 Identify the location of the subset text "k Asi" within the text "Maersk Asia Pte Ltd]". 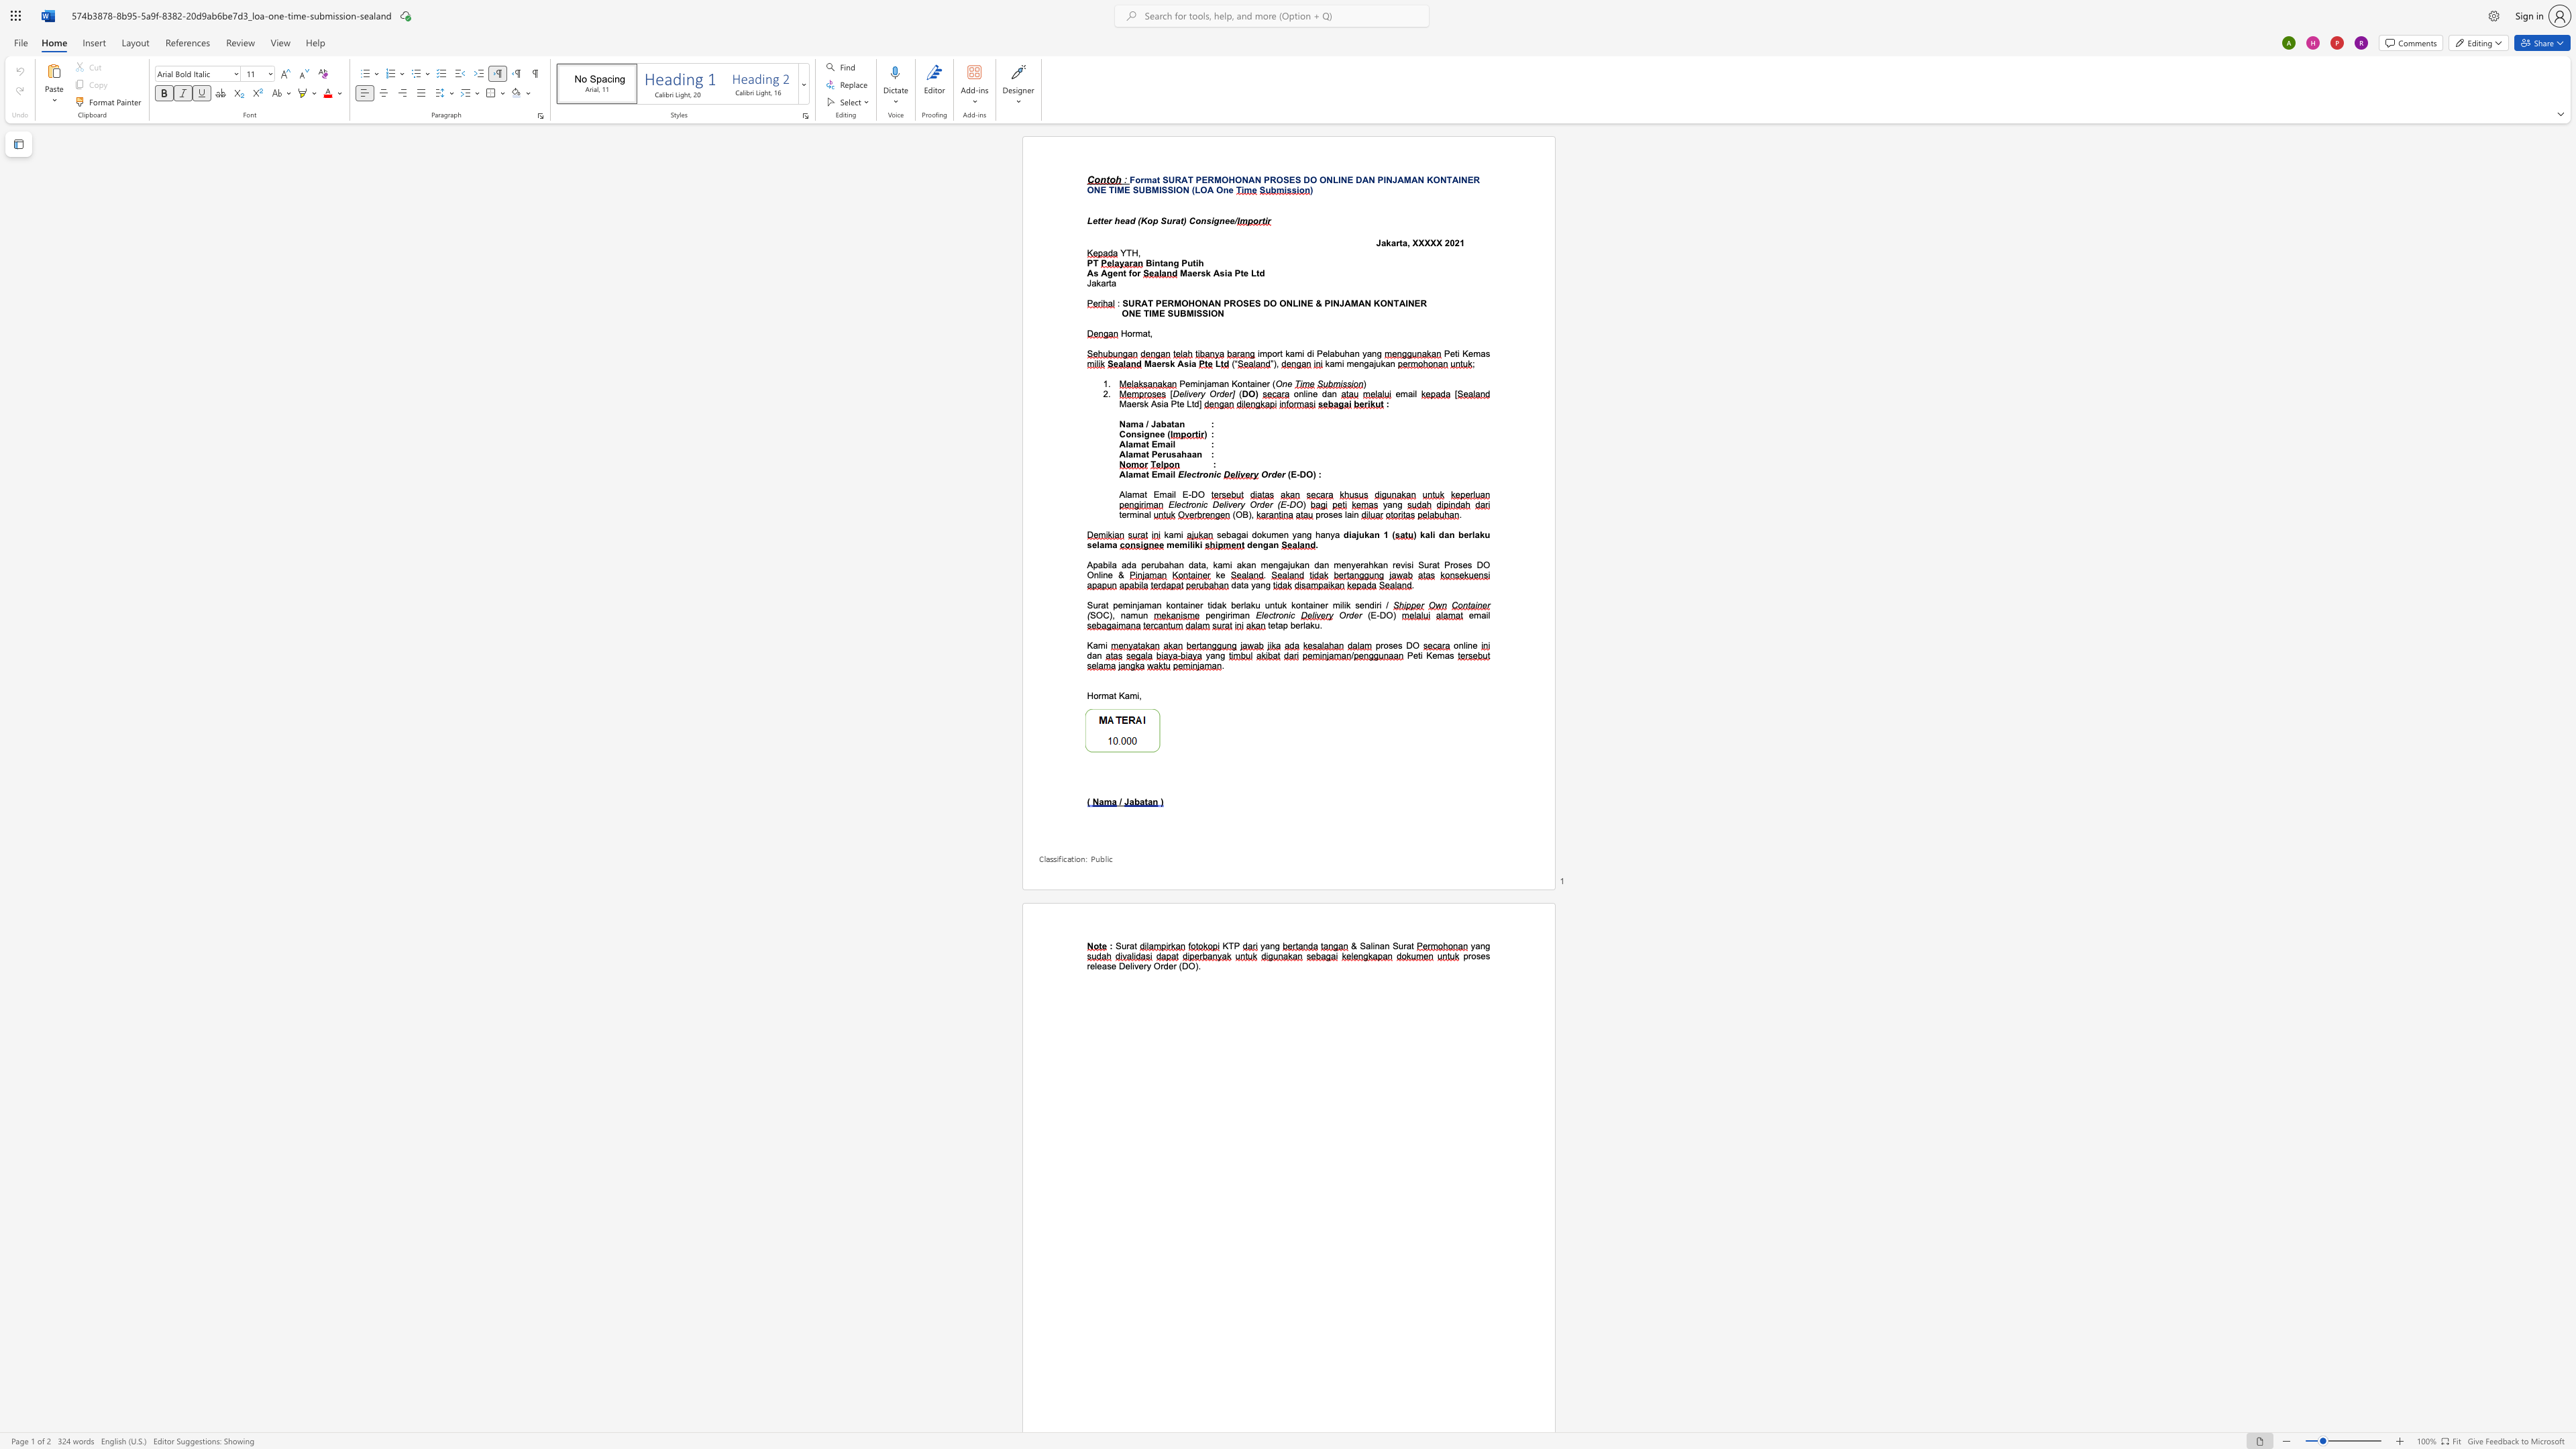
(1142, 403).